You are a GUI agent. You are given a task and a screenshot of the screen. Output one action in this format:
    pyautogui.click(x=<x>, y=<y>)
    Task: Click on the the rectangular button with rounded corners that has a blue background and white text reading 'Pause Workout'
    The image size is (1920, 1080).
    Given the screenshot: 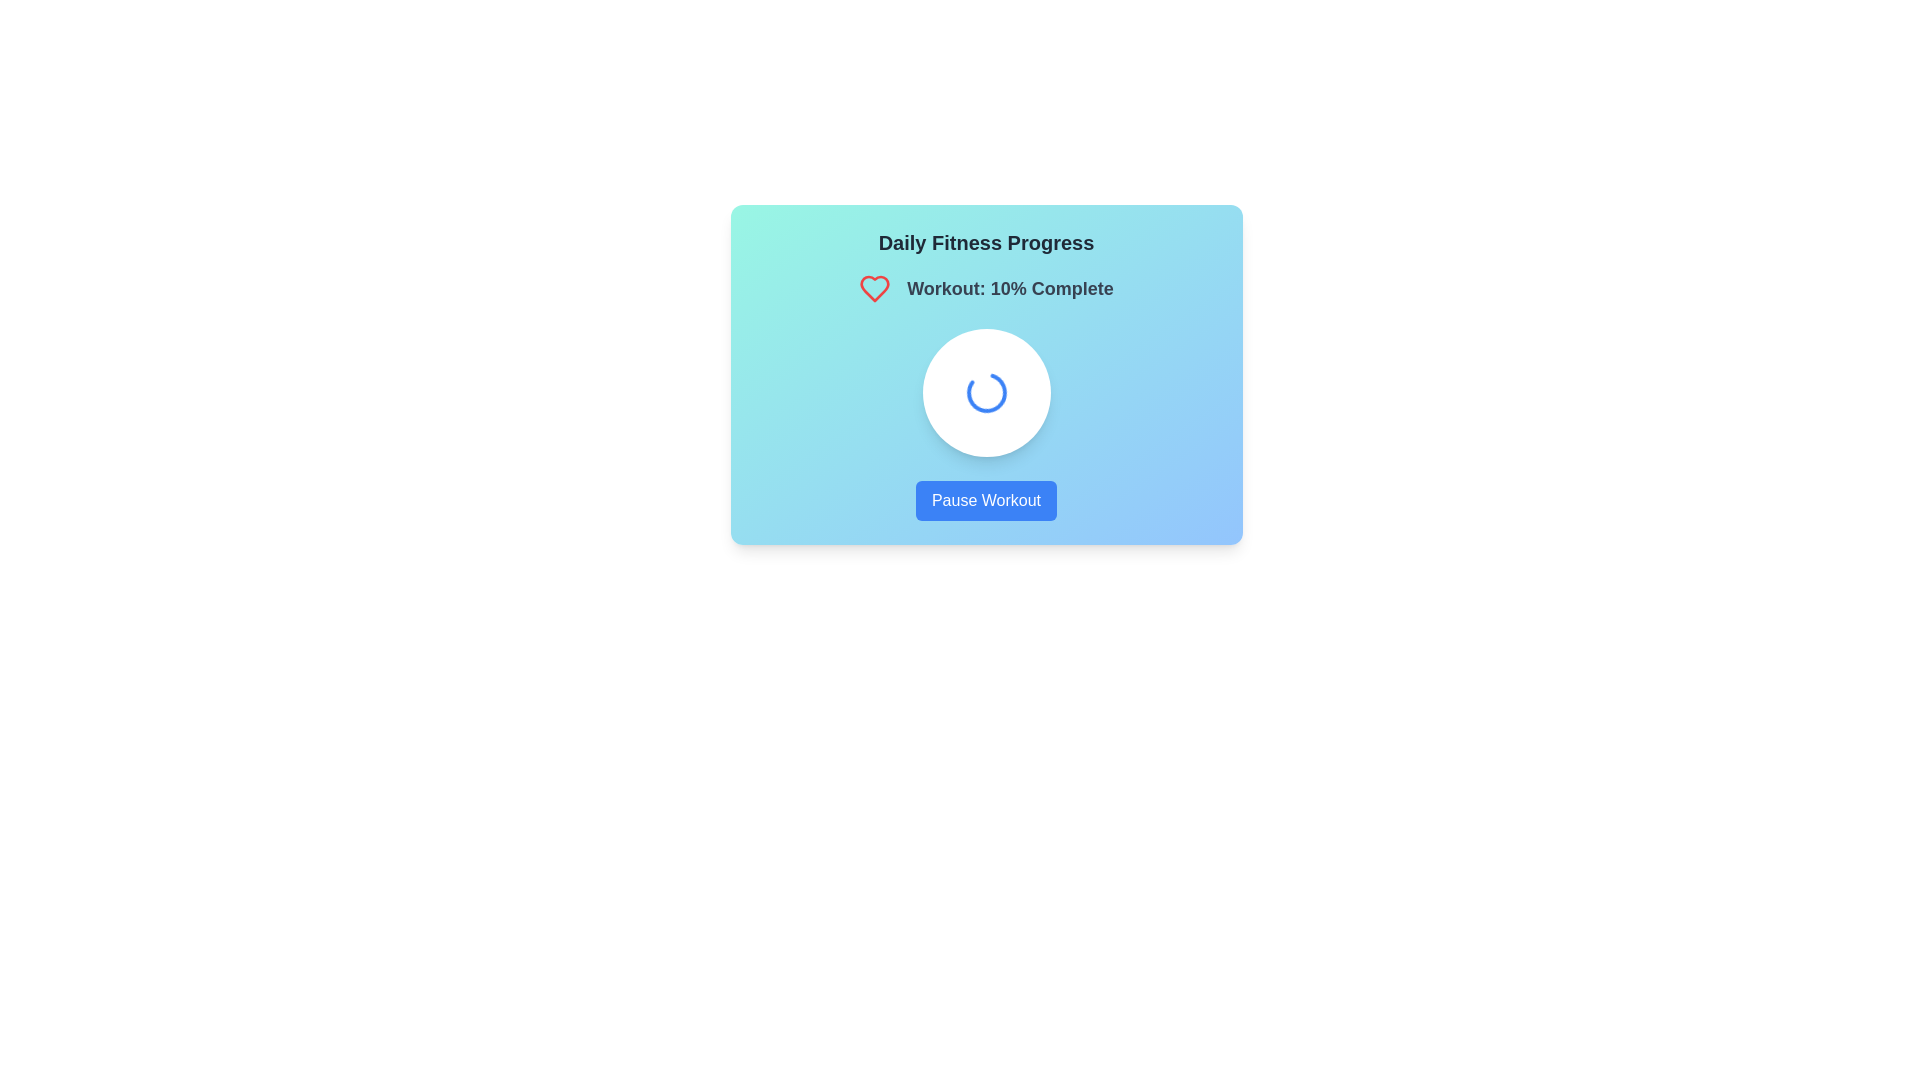 What is the action you would take?
    pyautogui.click(x=986, y=500)
    